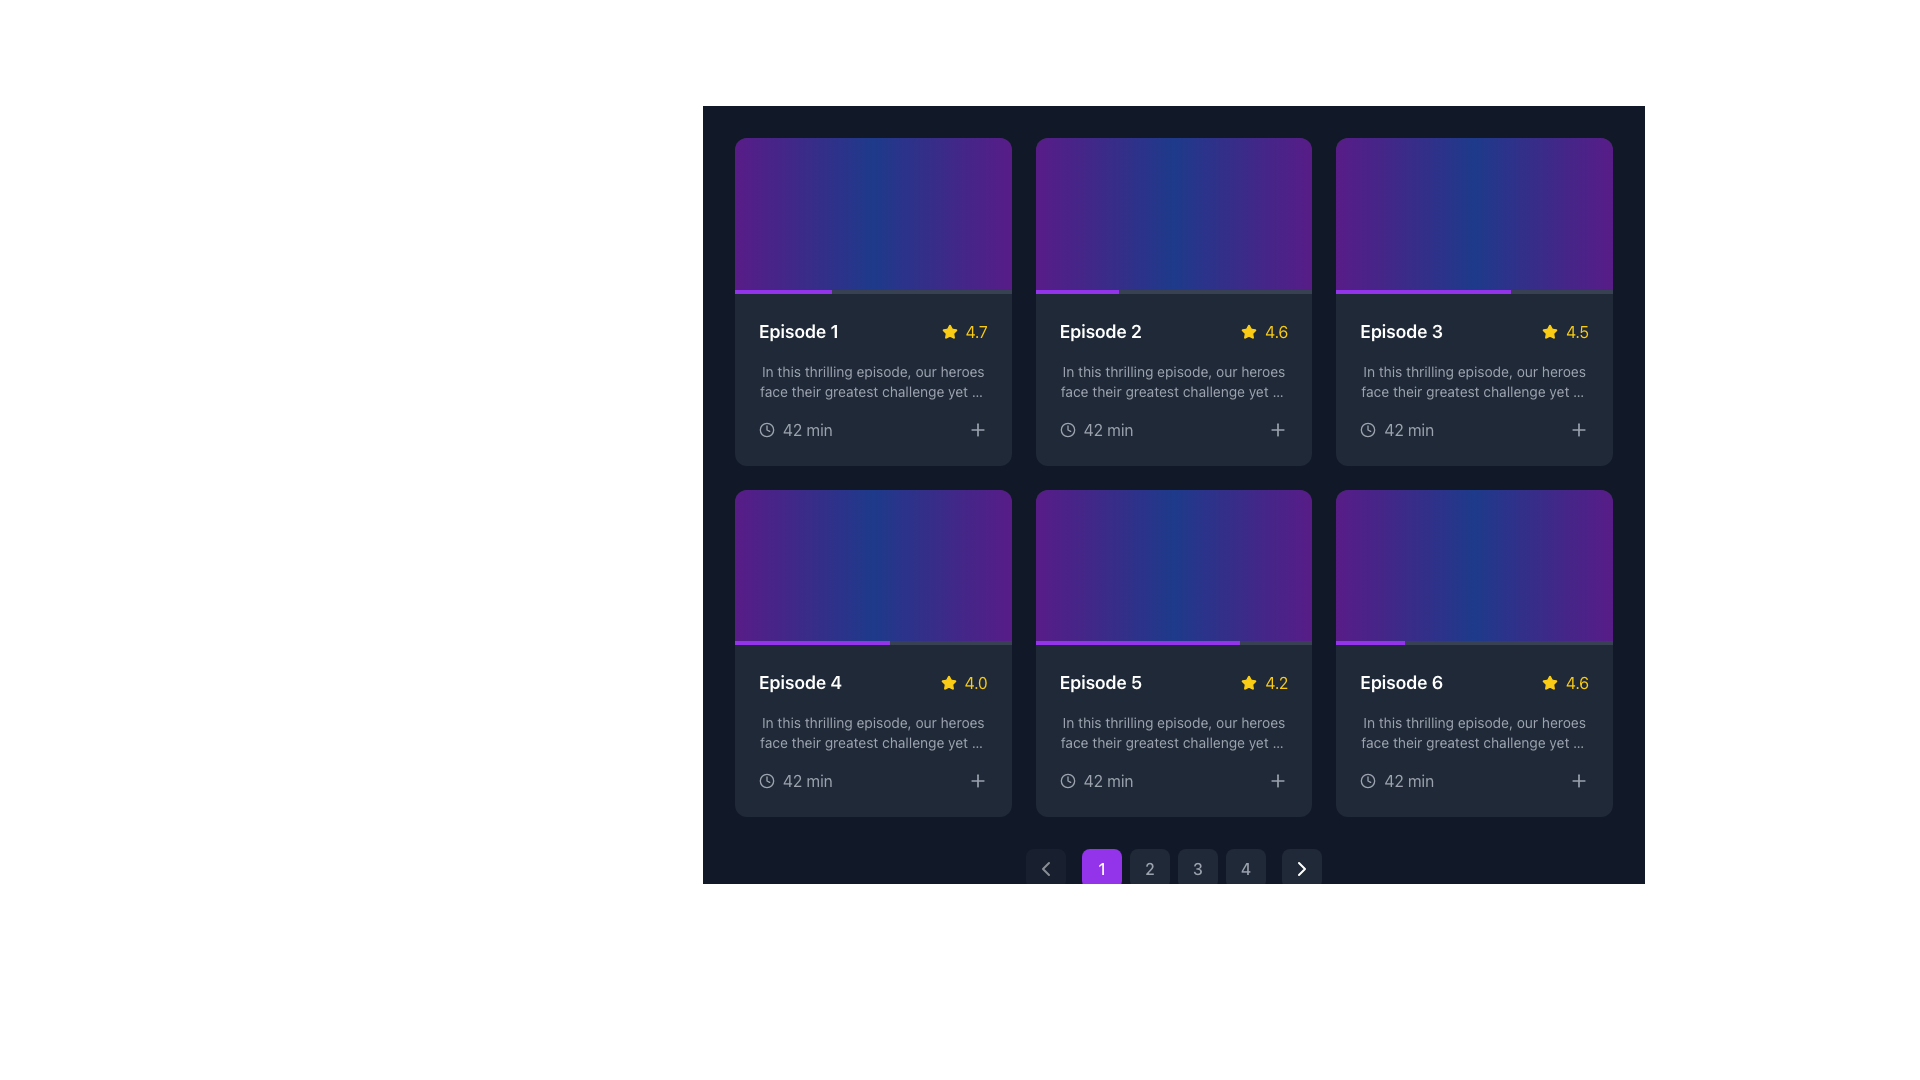 The height and width of the screenshot is (1080, 1920). What do you see at coordinates (1248, 330) in the screenshot?
I see `the yellow star icon in the rating section, which is located in the second card of the top row, adjacent to the rating value '4.6'` at bounding box center [1248, 330].